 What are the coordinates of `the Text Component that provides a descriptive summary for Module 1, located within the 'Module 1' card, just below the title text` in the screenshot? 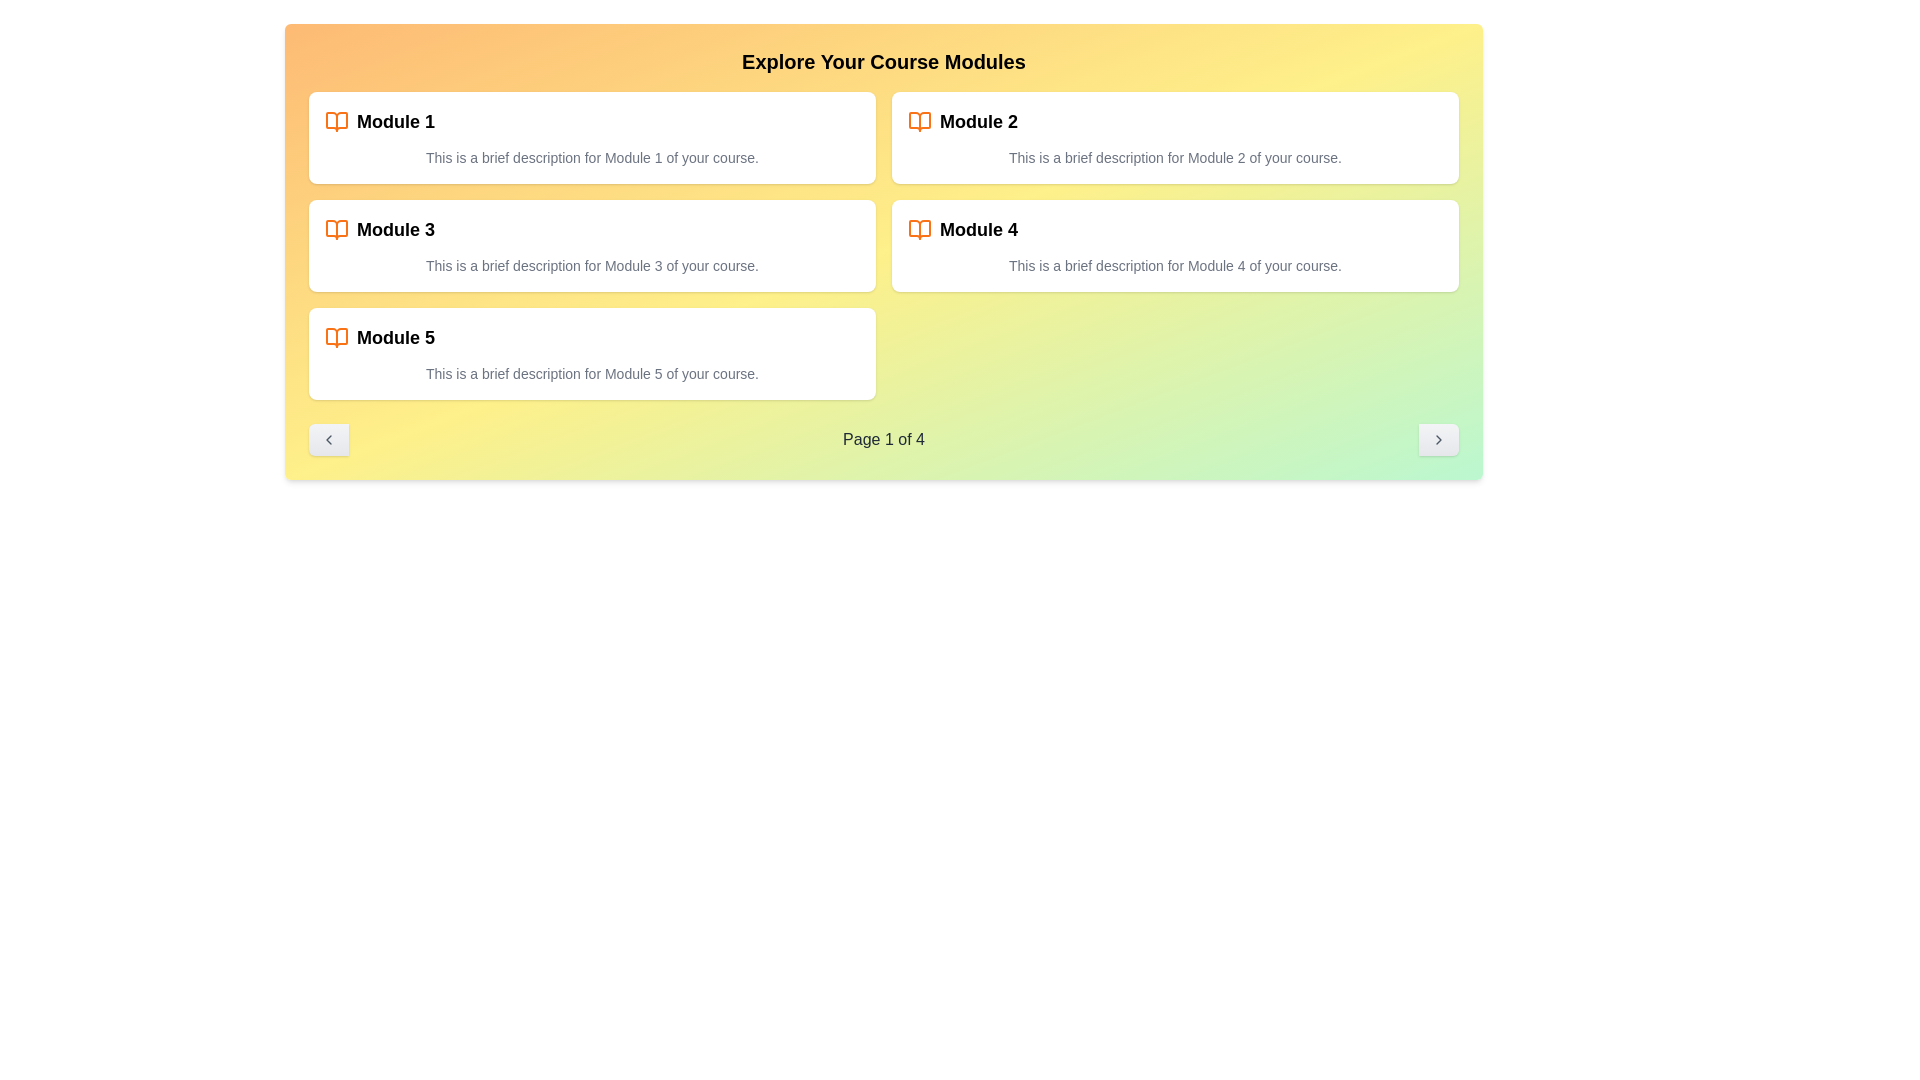 It's located at (591, 157).